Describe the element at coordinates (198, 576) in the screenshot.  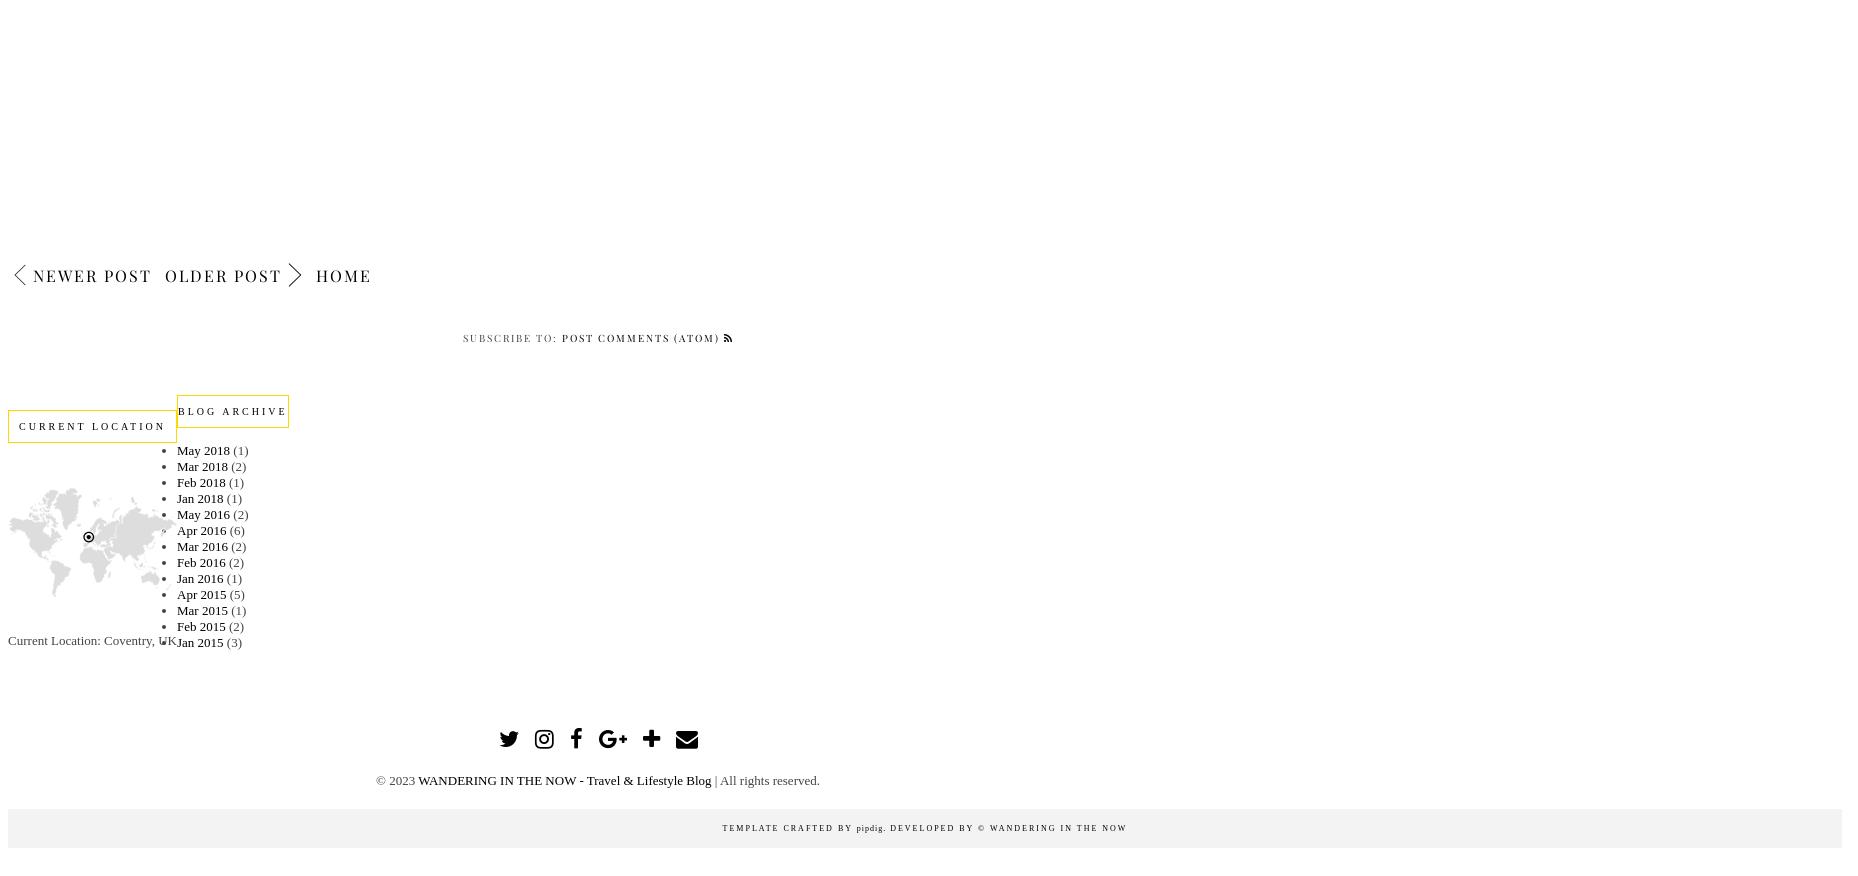
I see `'Jan 2016'` at that location.